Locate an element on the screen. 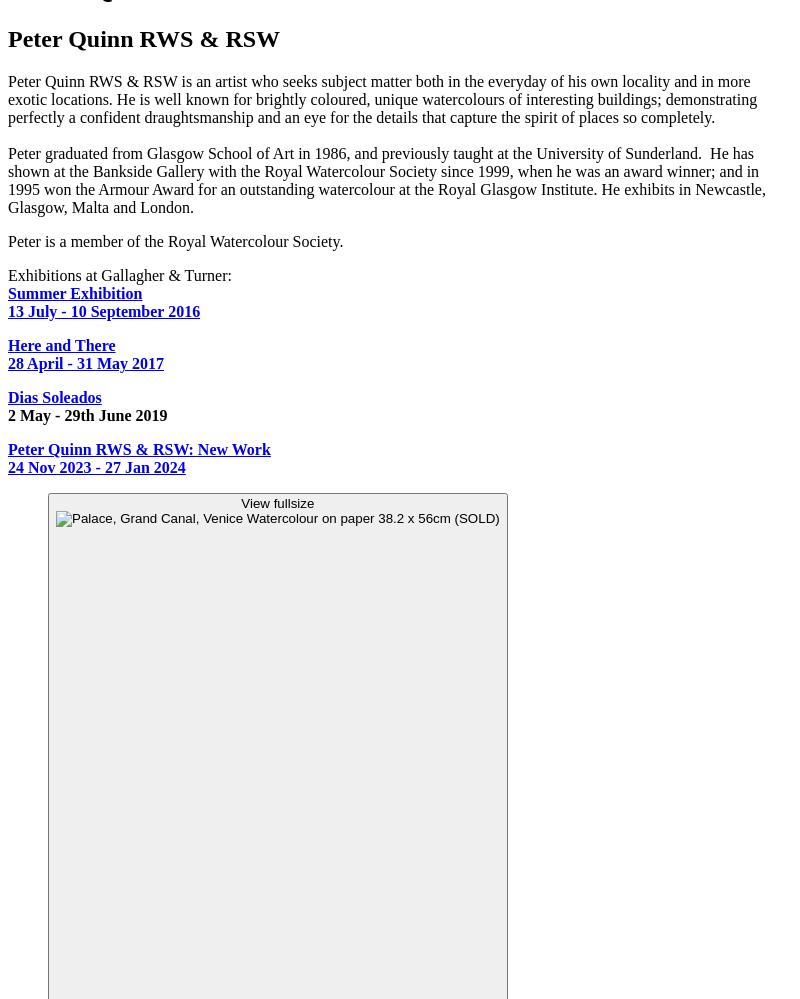 This screenshot has width=800, height=999. 'Summer Exhibition' is located at coordinates (75, 292).